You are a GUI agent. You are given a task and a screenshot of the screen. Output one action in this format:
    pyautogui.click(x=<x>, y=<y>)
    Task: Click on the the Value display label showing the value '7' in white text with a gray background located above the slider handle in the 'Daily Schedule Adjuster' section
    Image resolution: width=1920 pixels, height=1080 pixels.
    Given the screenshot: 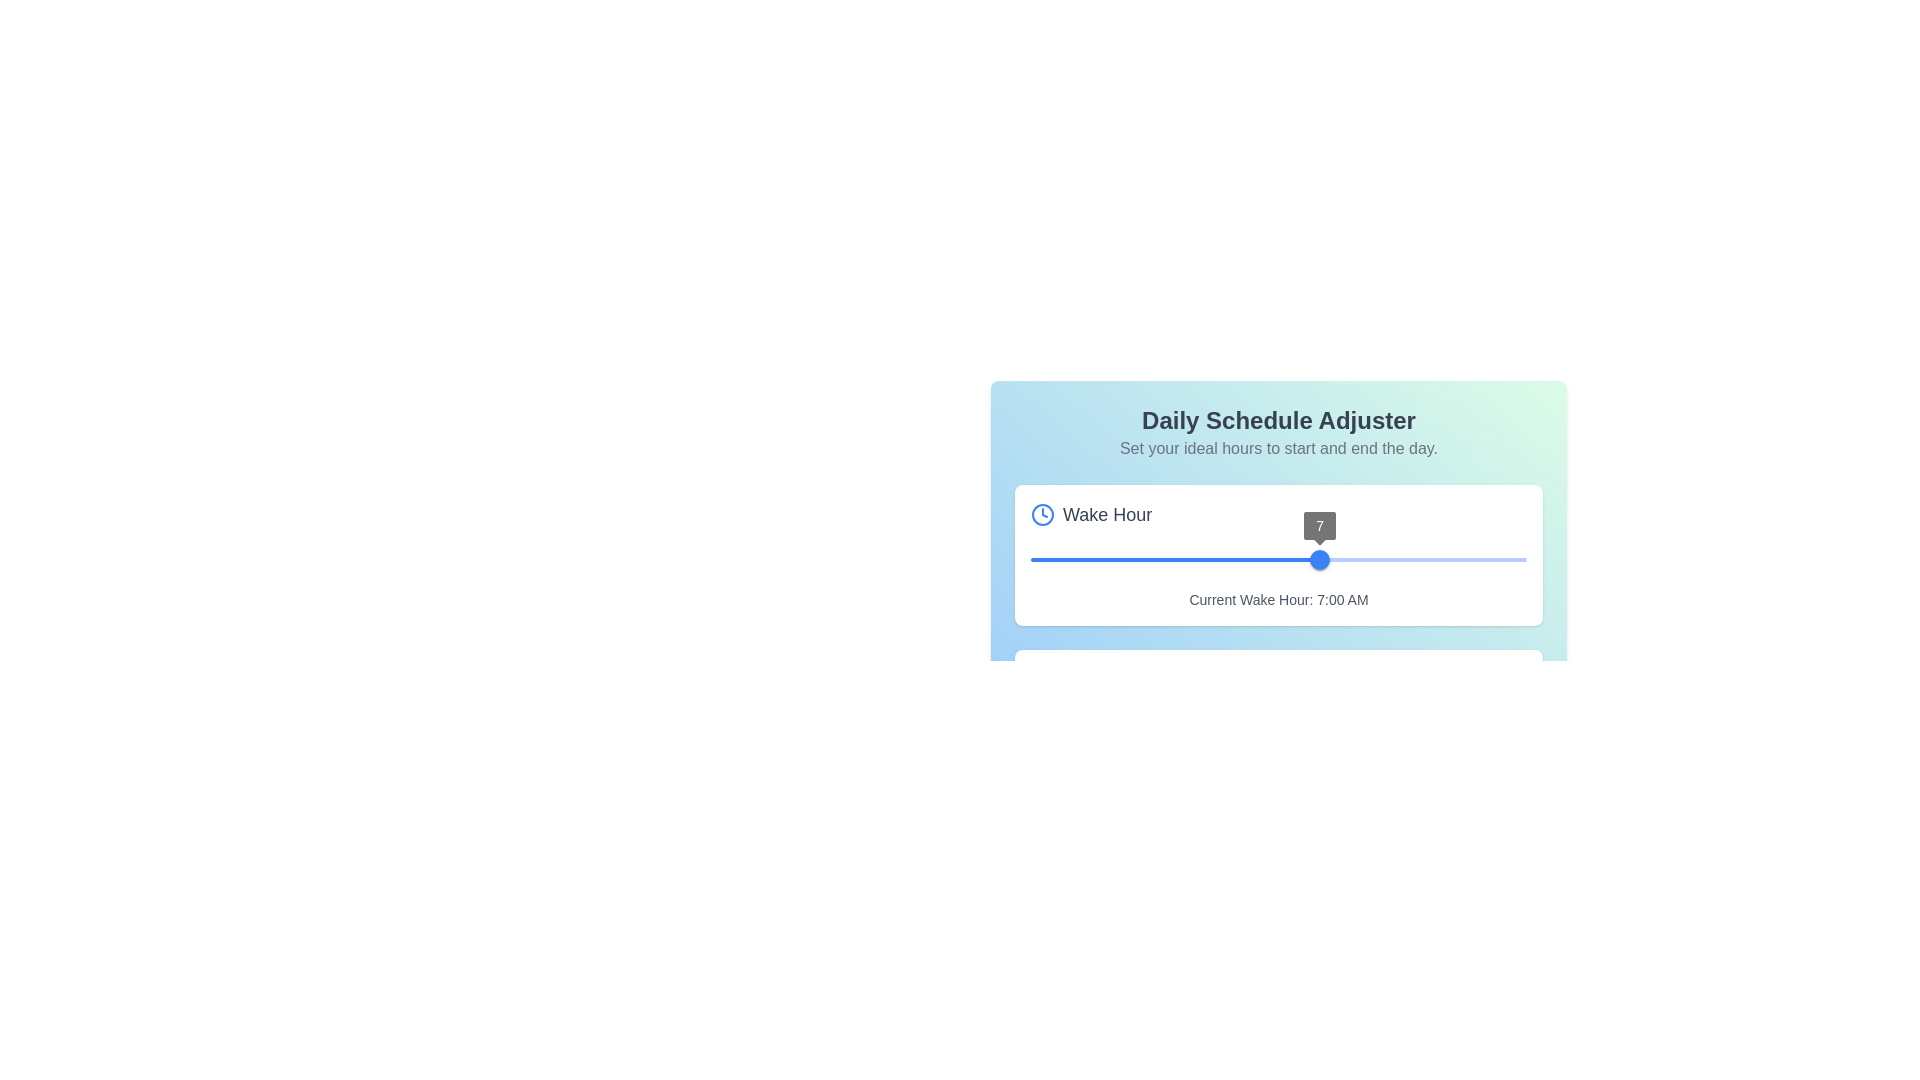 What is the action you would take?
    pyautogui.click(x=1320, y=524)
    